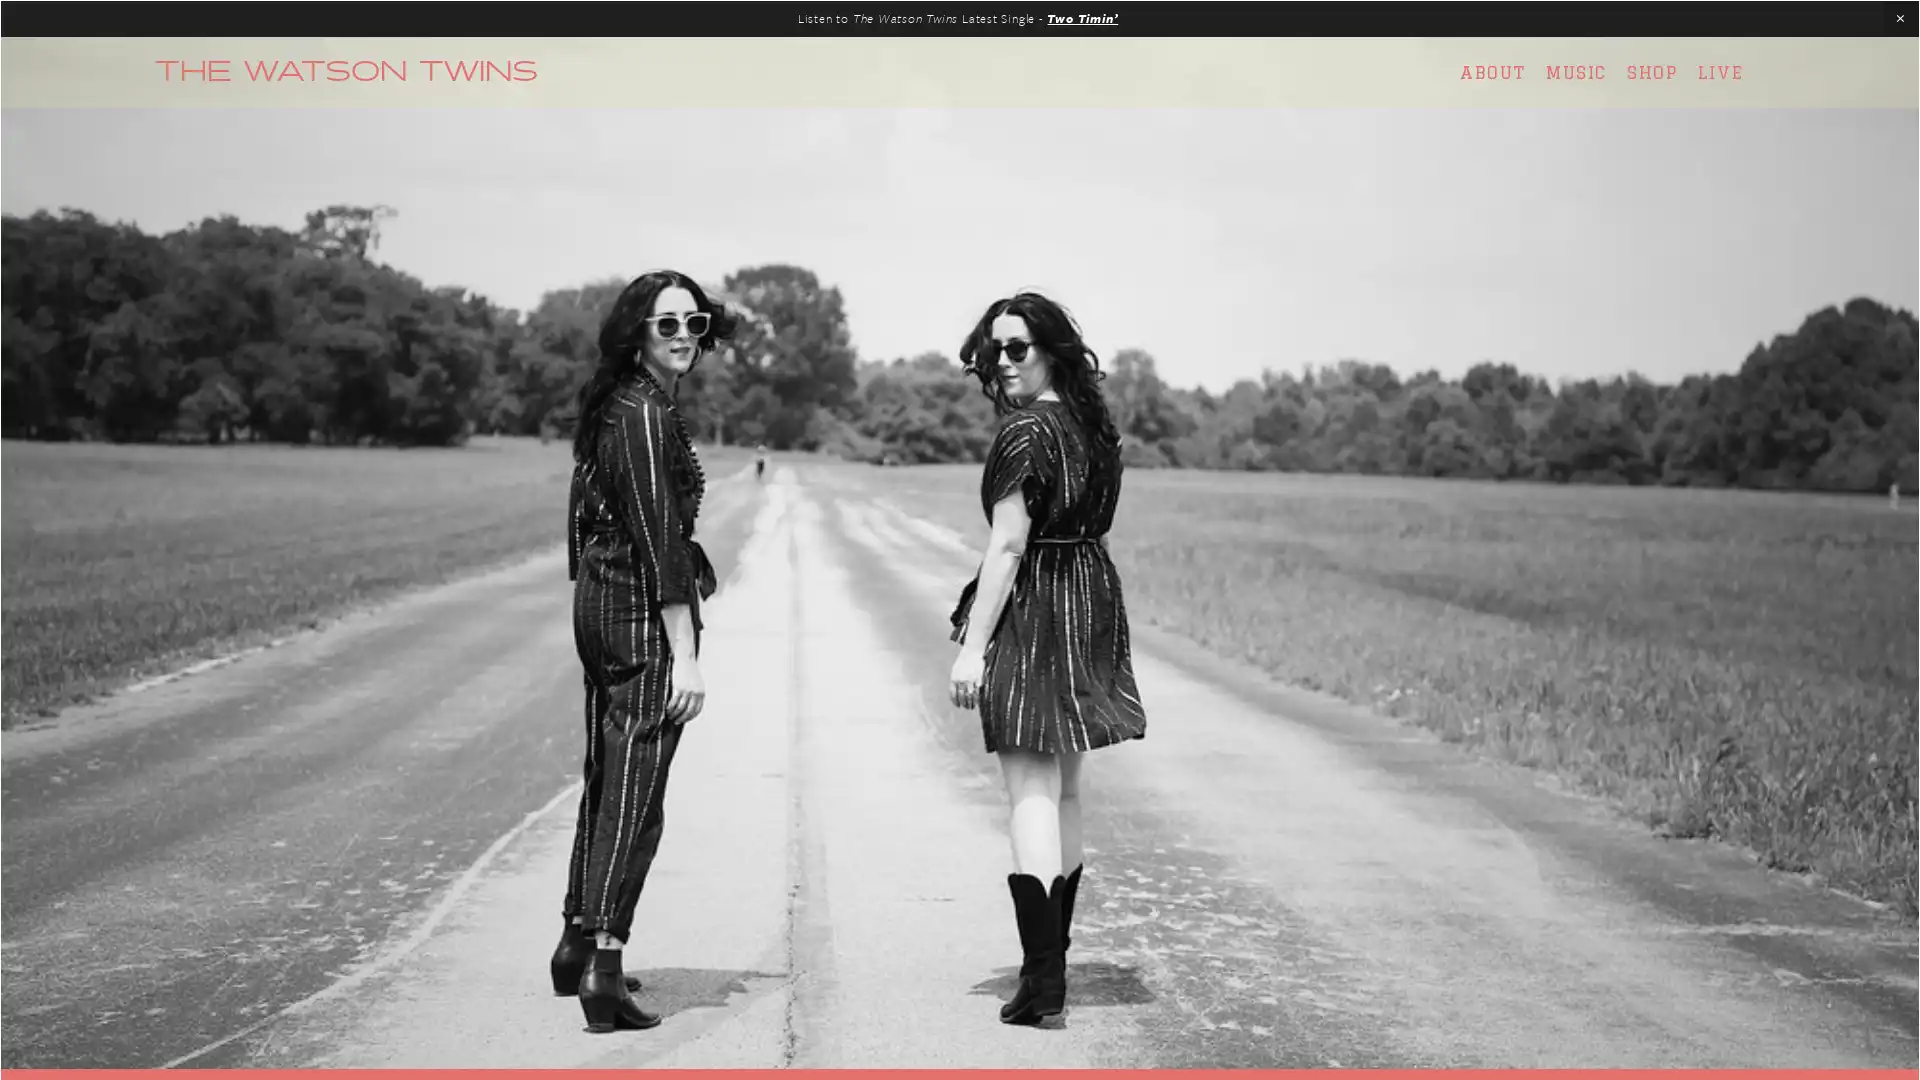  I want to click on Close, so click(1311, 285).